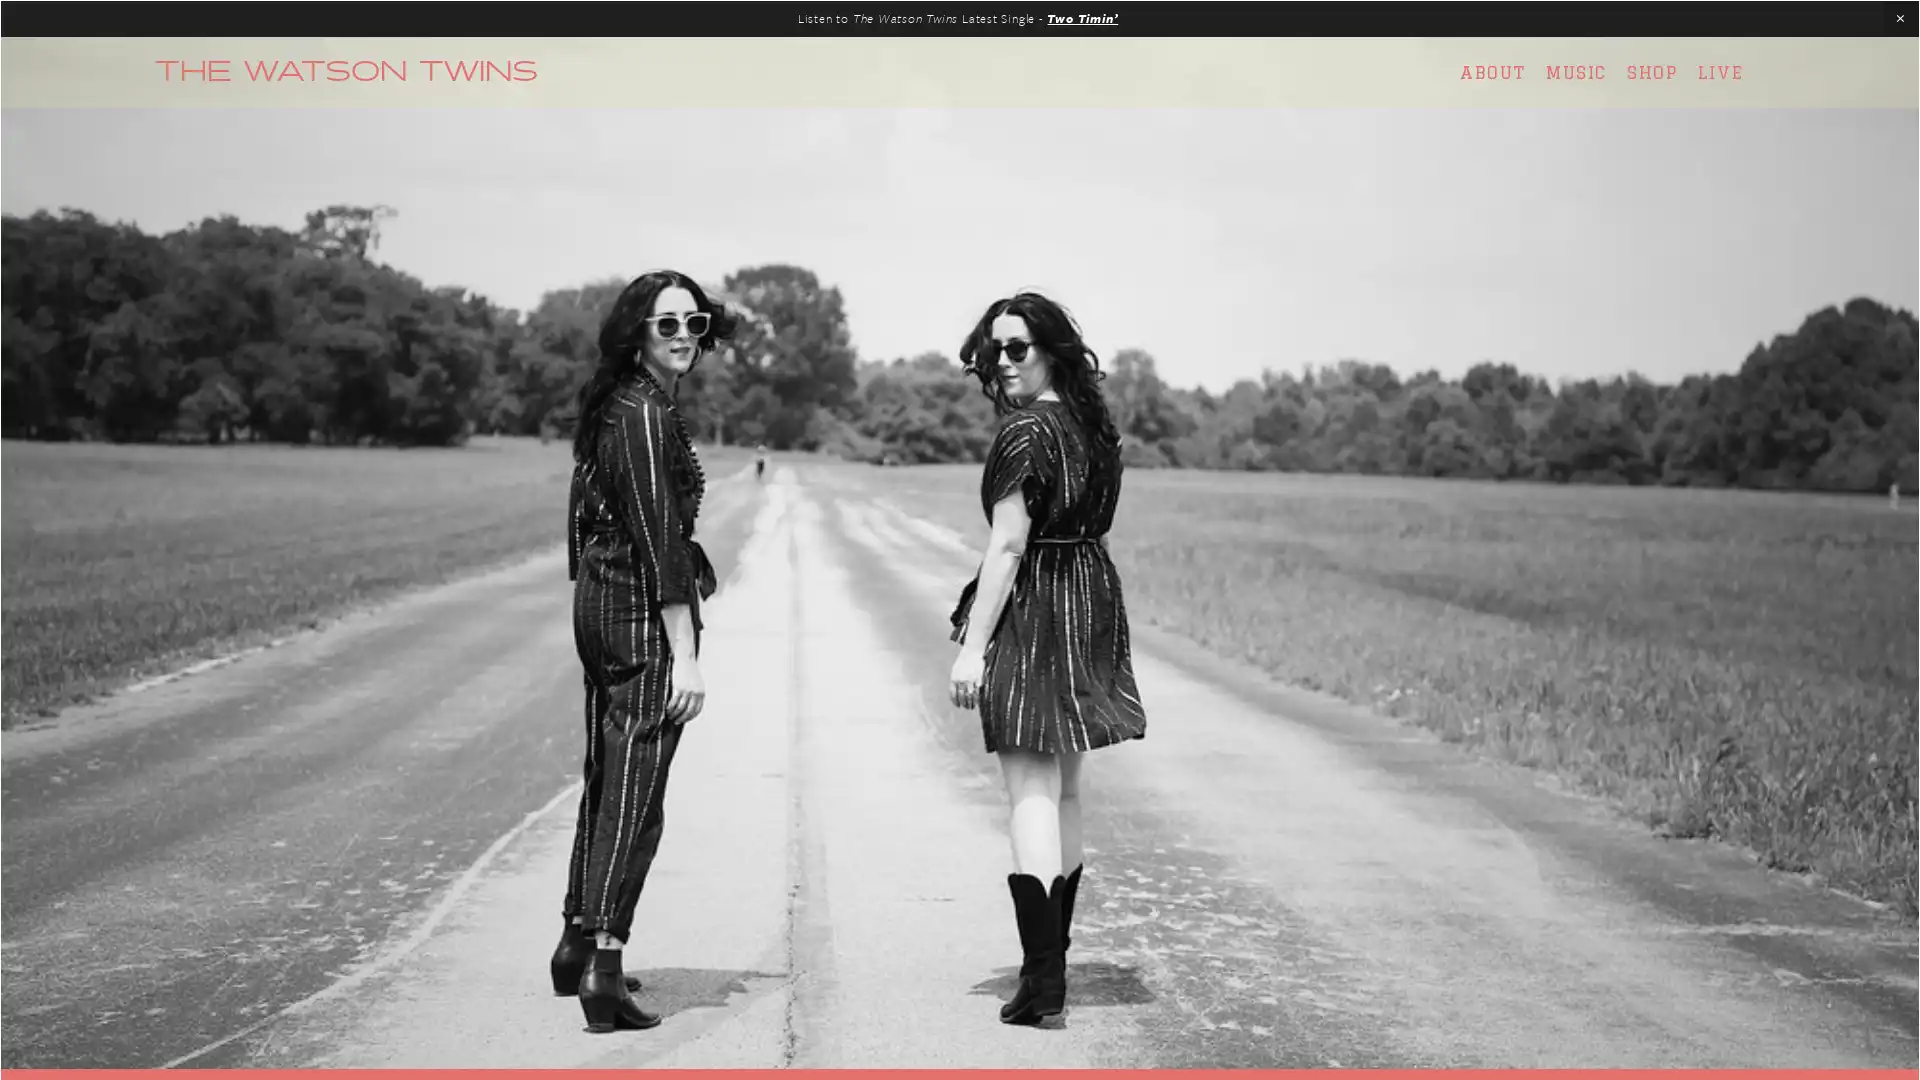  I want to click on Close, so click(1311, 285).